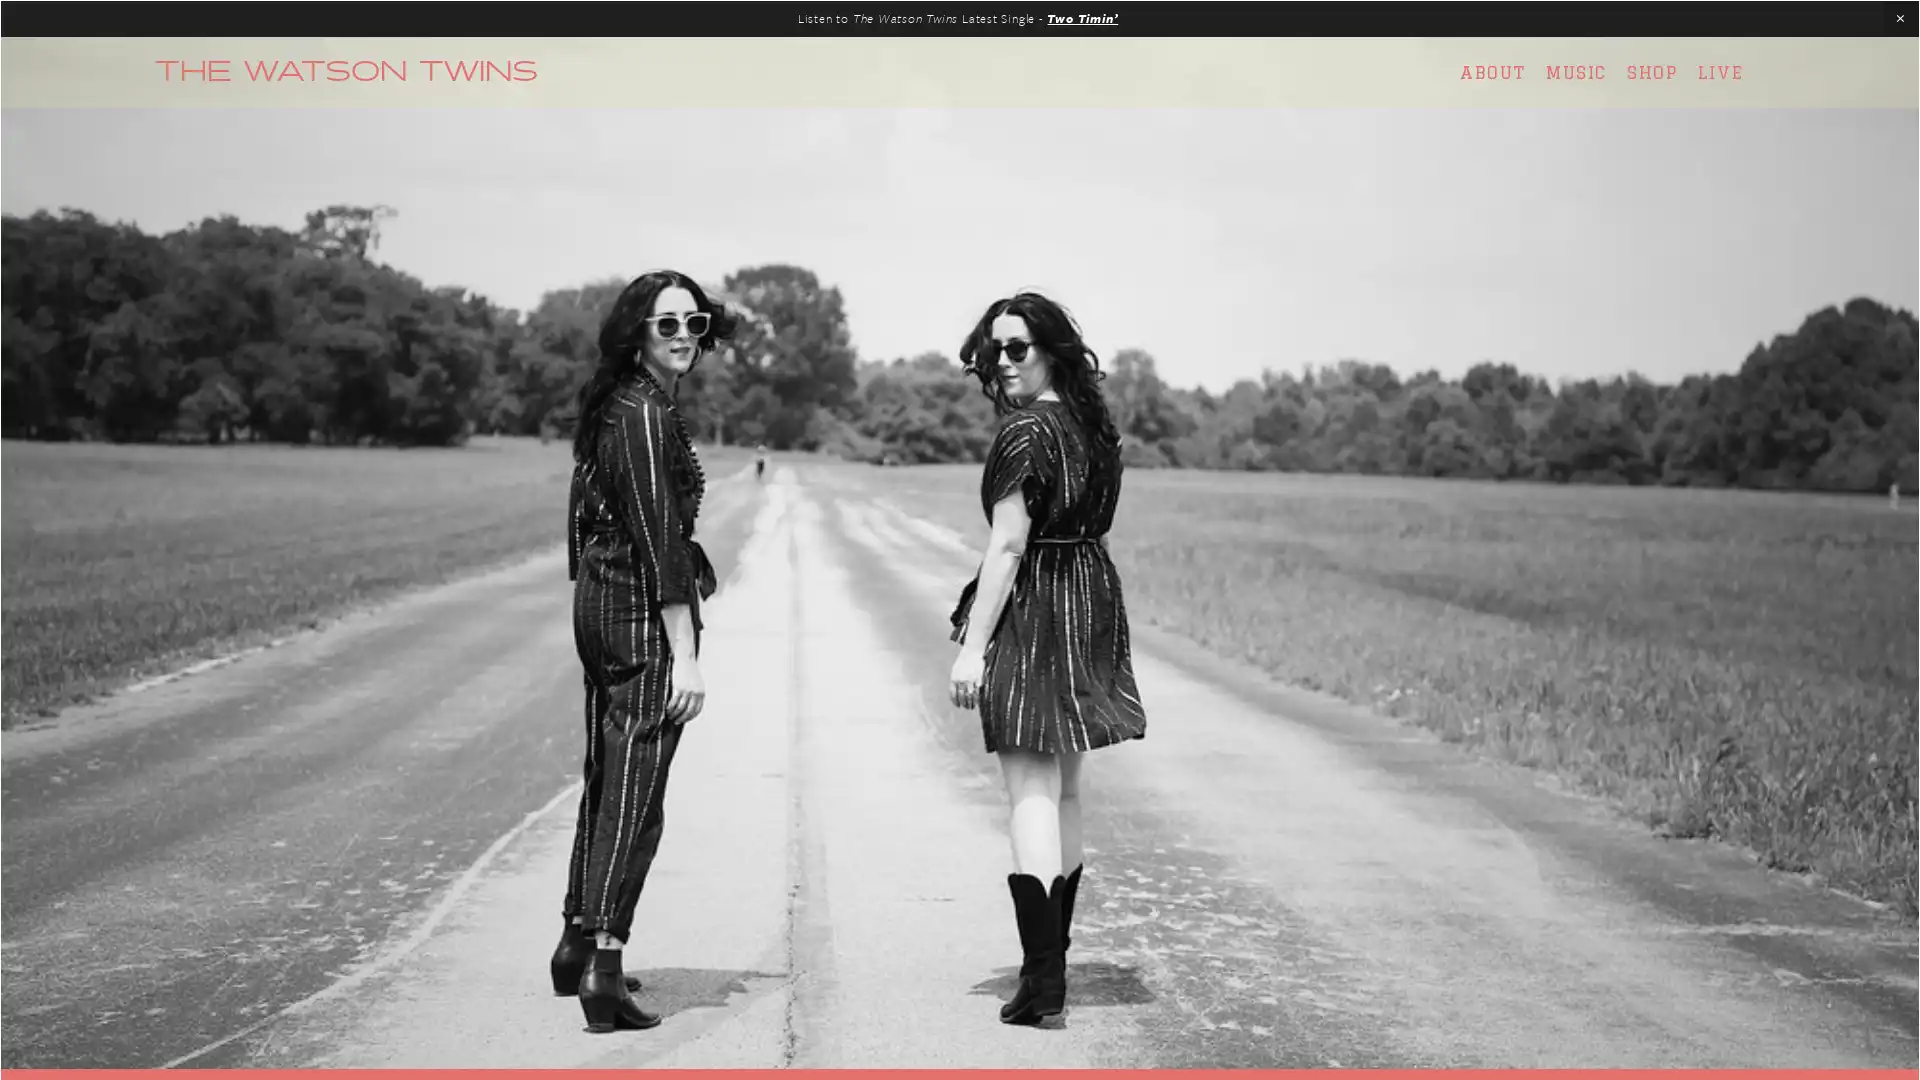  I want to click on Close, so click(1311, 285).